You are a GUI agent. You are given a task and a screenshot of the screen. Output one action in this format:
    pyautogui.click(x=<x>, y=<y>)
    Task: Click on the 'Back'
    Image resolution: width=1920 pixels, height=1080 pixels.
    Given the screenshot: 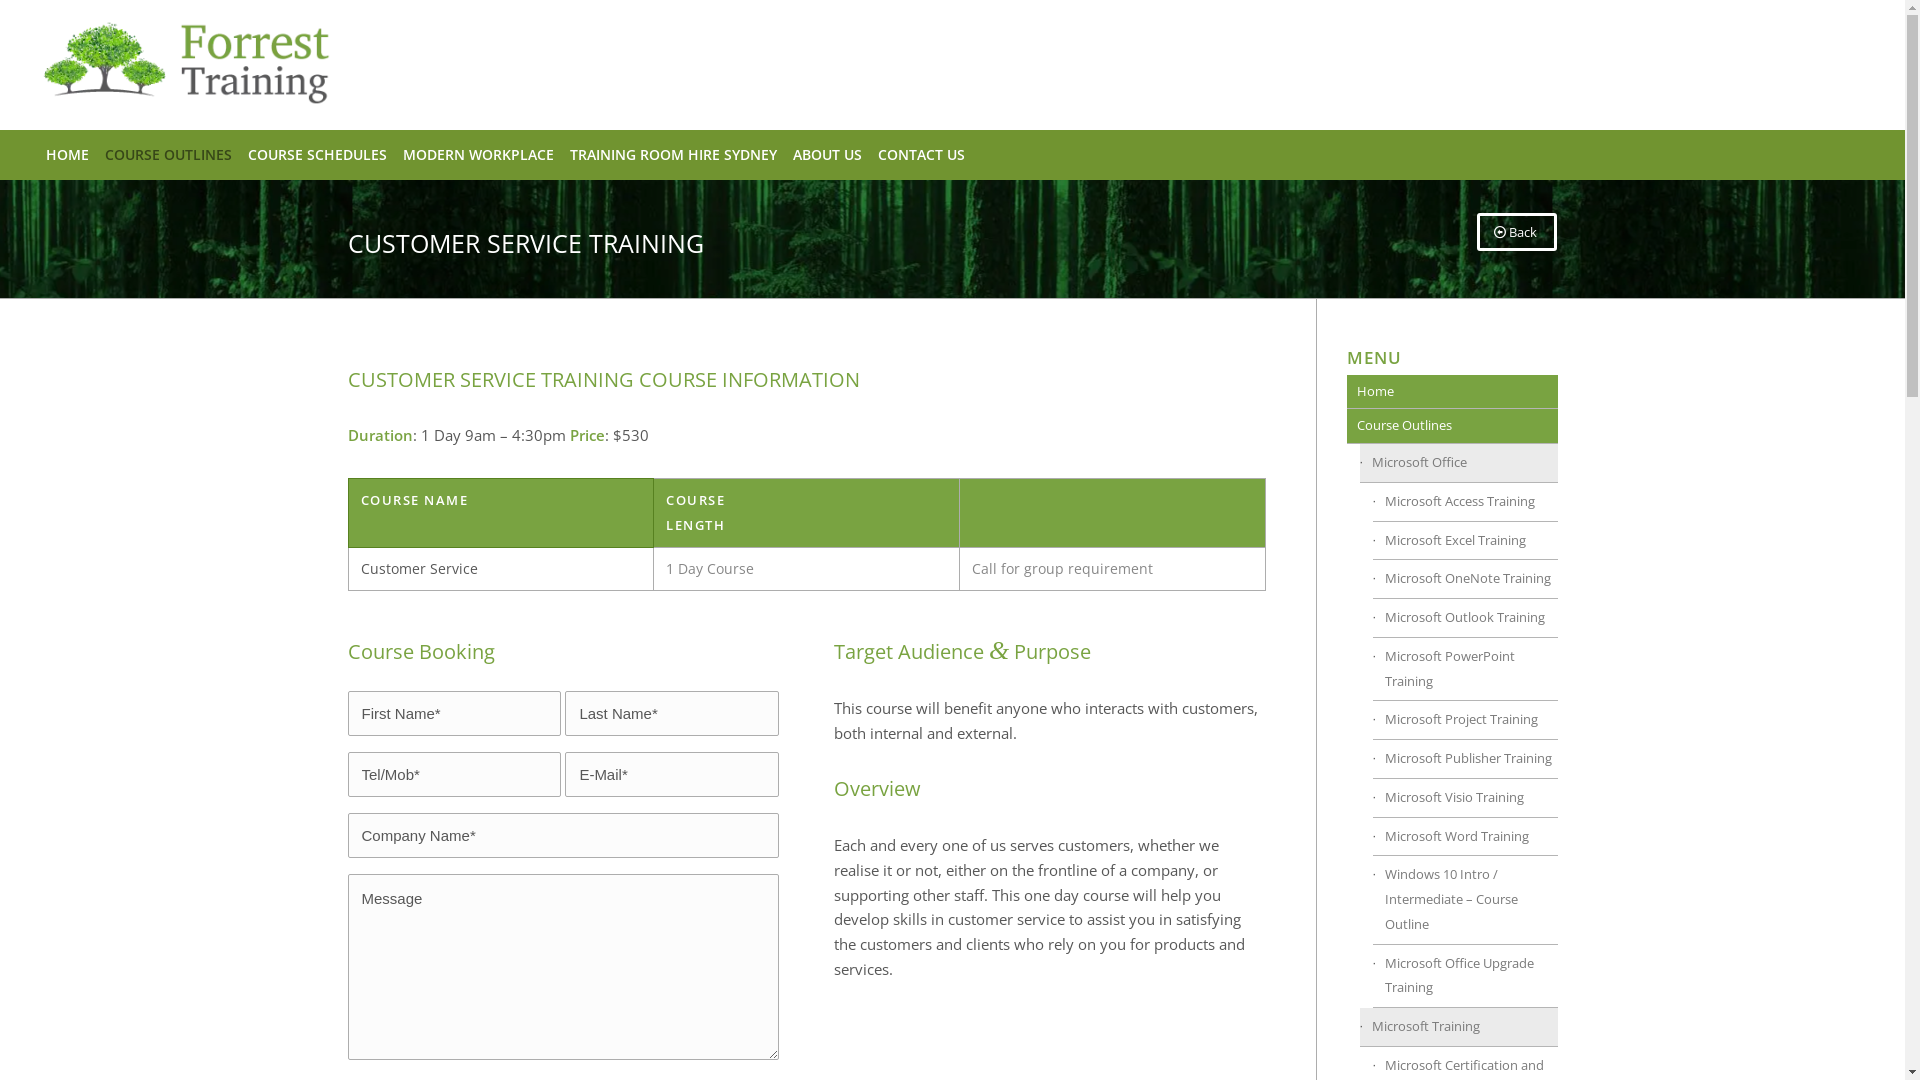 What is the action you would take?
    pyautogui.click(x=1516, y=230)
    